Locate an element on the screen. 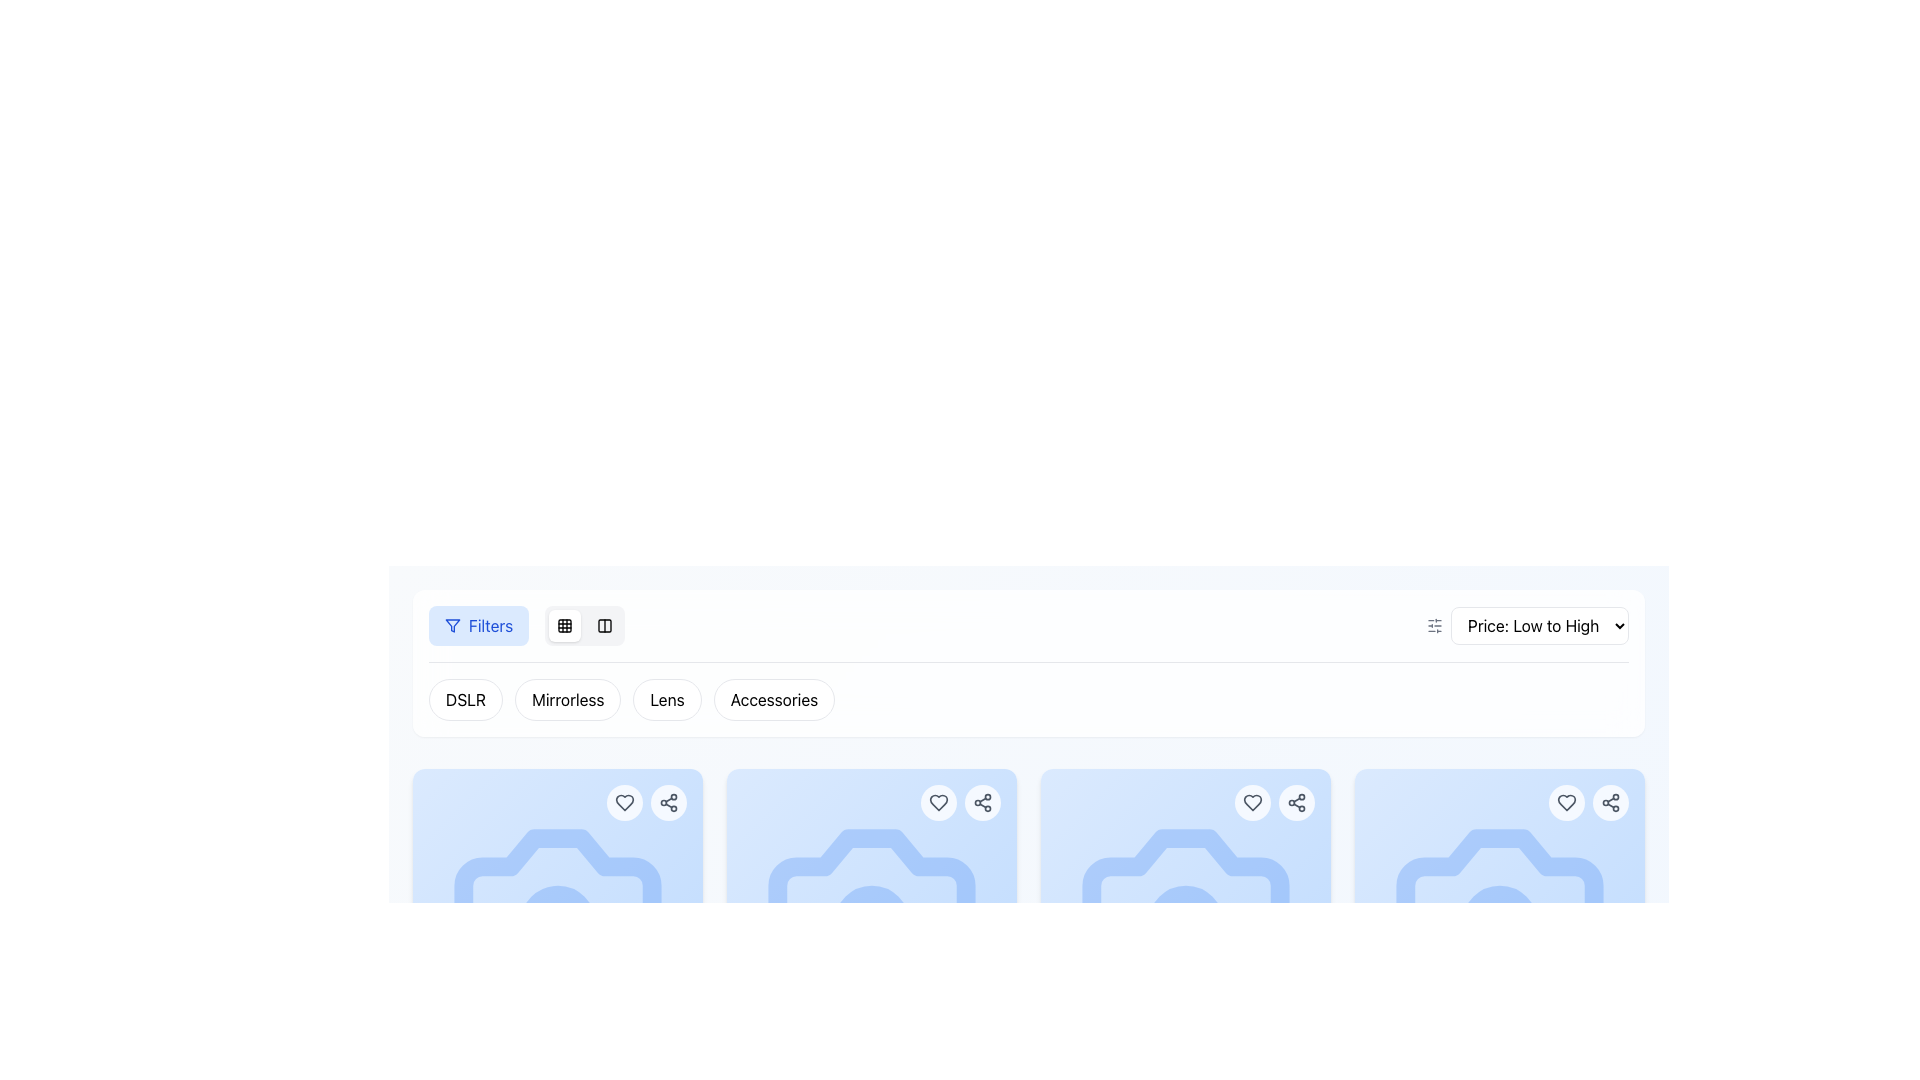  the layout switch button located in the top section of the interface, positioned between the filter icon and the layout selection icon is located at coordinates (564, 624).